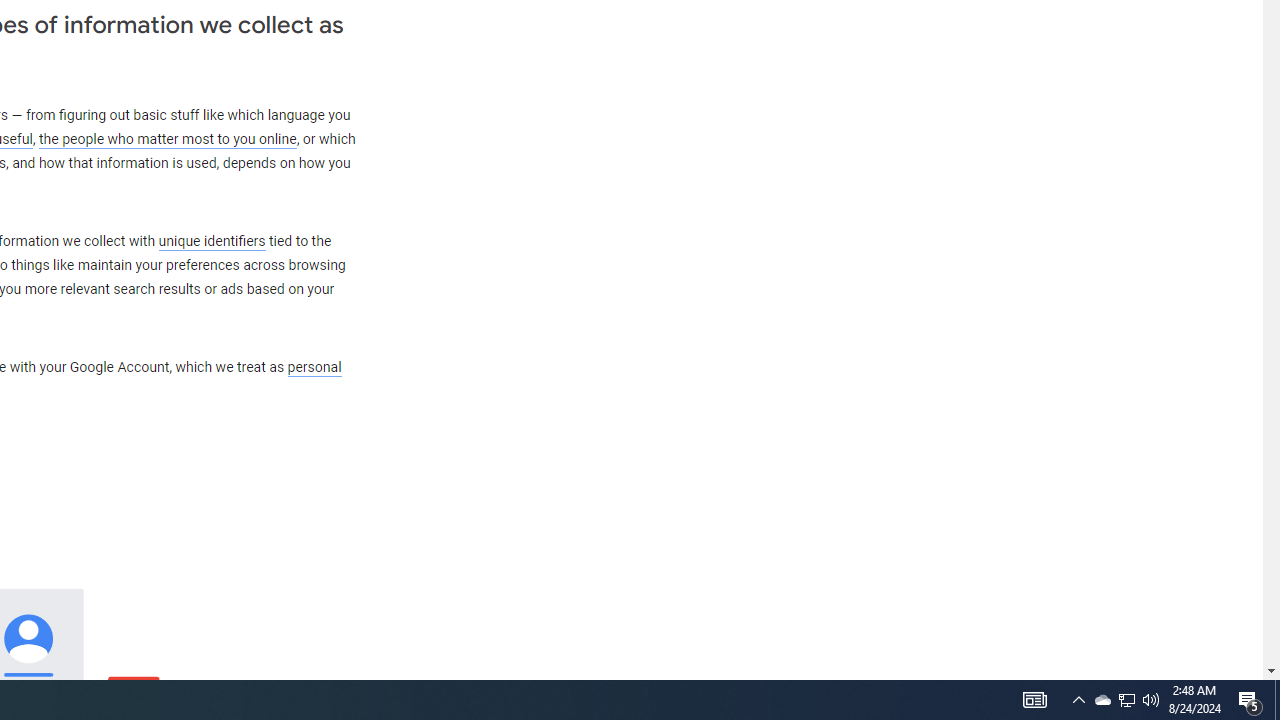 The height and width of the screenshot is (720, 1280). What do you see at coordinates (167, 138) in the screenshot?
I see `'the people who matter most to you online'` at bounding box center [167, 138].